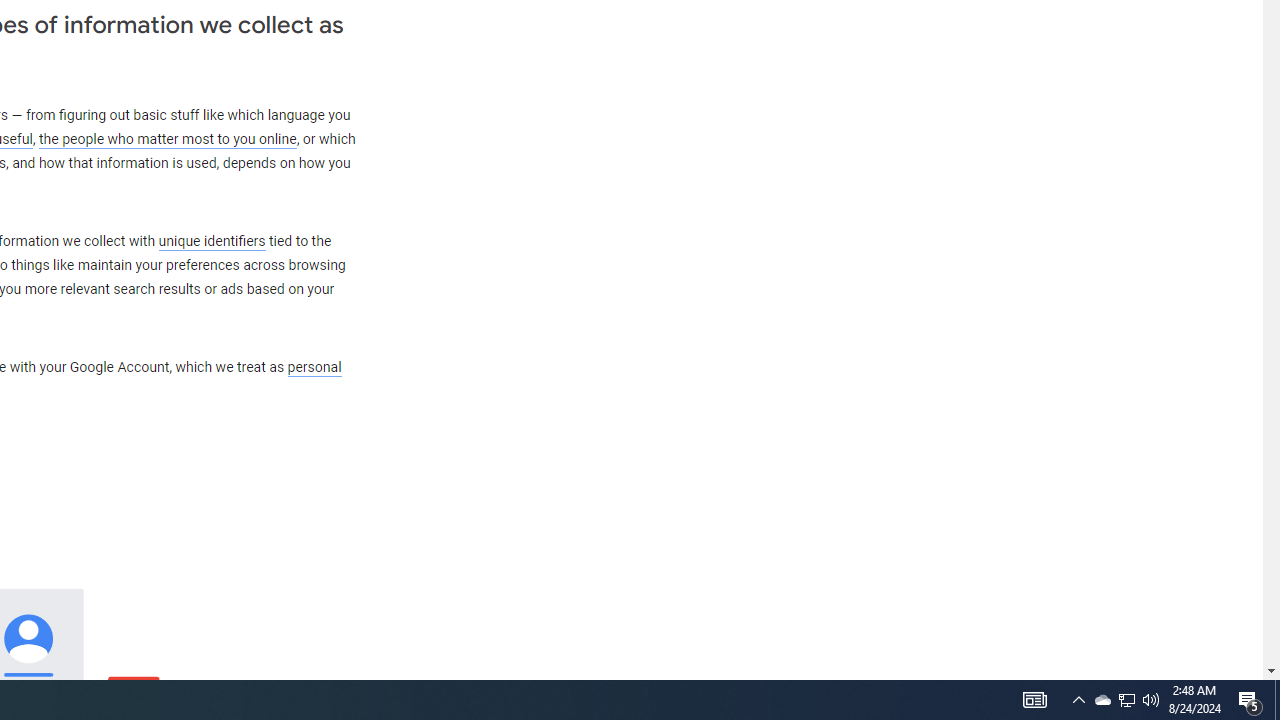 The height and width of the screenshot is (720, 1280). What do you see at coordinates (167, 138) in the screenshot?
I see `'the people who matter most to you online'` at bounding box center [167, 138].